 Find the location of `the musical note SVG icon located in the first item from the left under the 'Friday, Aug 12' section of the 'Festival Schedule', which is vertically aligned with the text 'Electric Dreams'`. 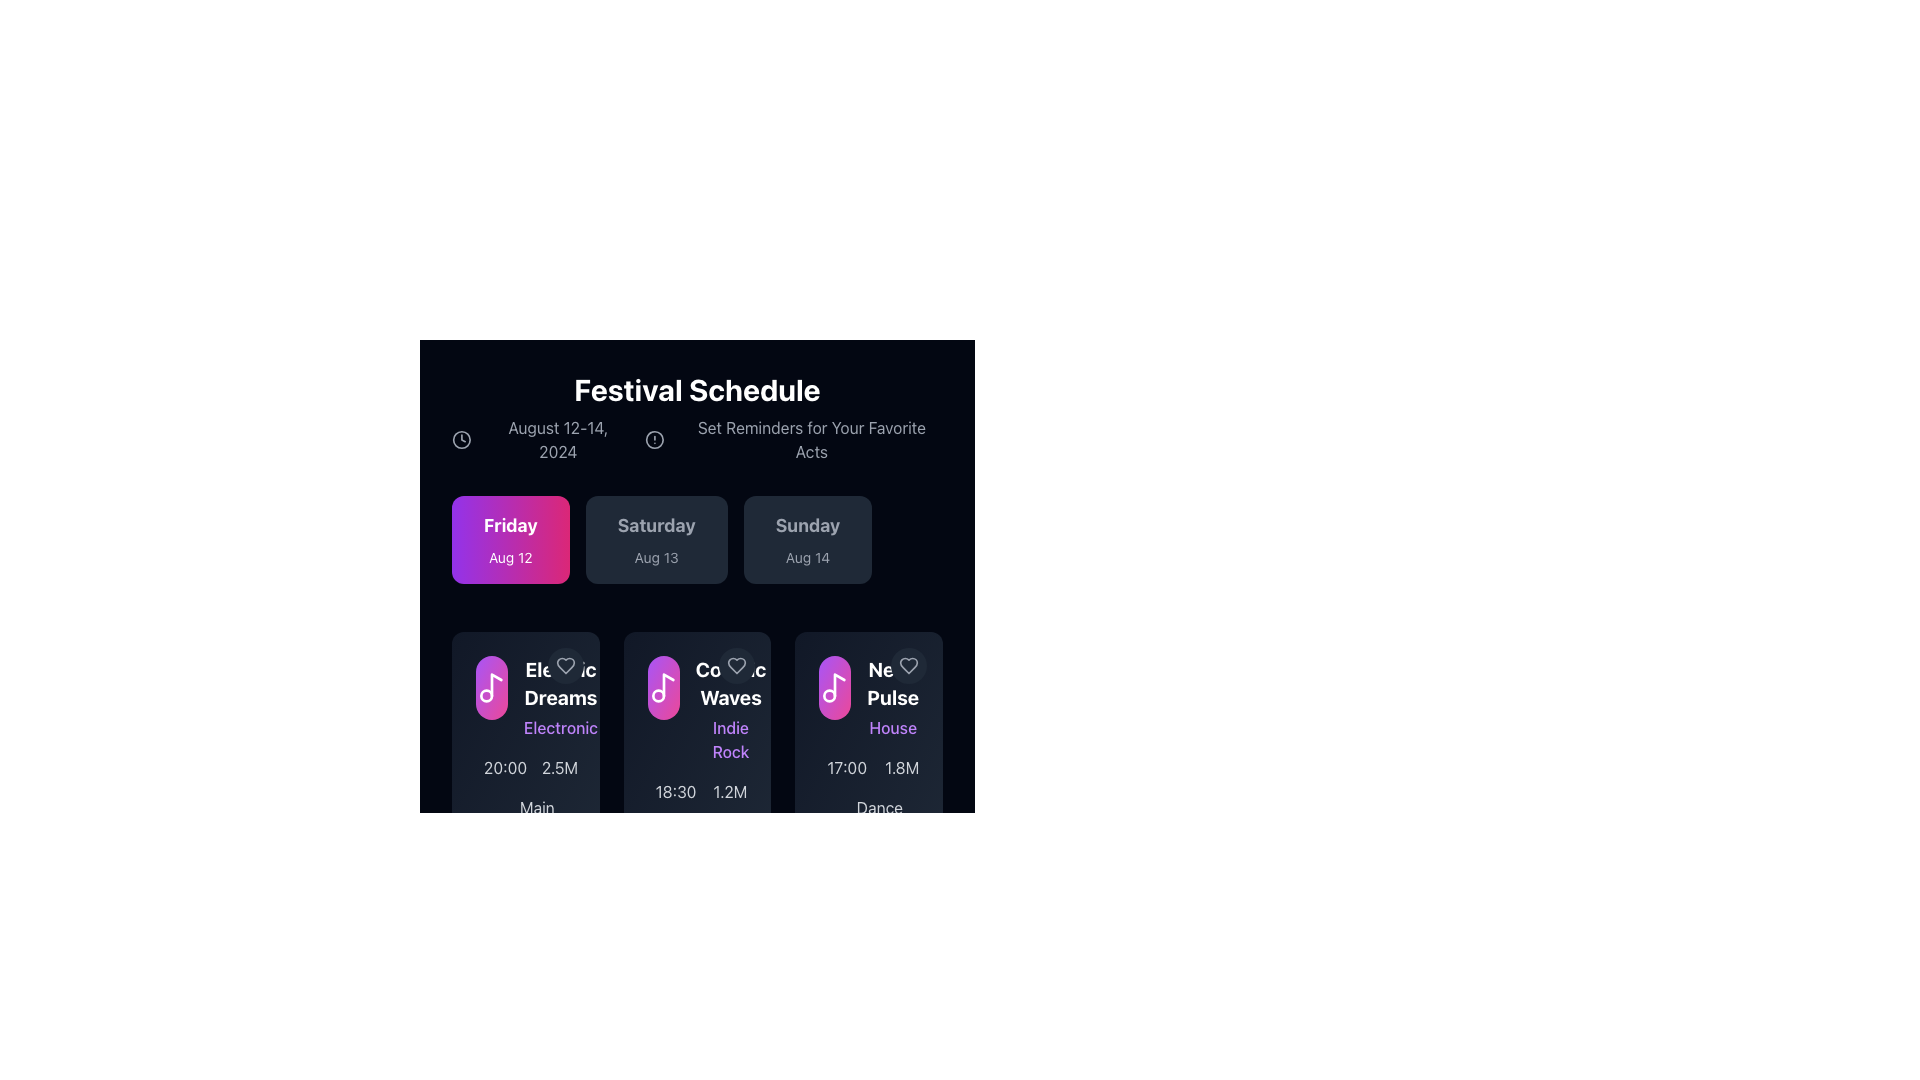

the musical note SVG icon located in the first item from the left under the 'Friday, Aug 12' section of the 'Festival Schedule', which is vertically aligned with the text 'Electric Dreams' is located at coordinates (491, 686).